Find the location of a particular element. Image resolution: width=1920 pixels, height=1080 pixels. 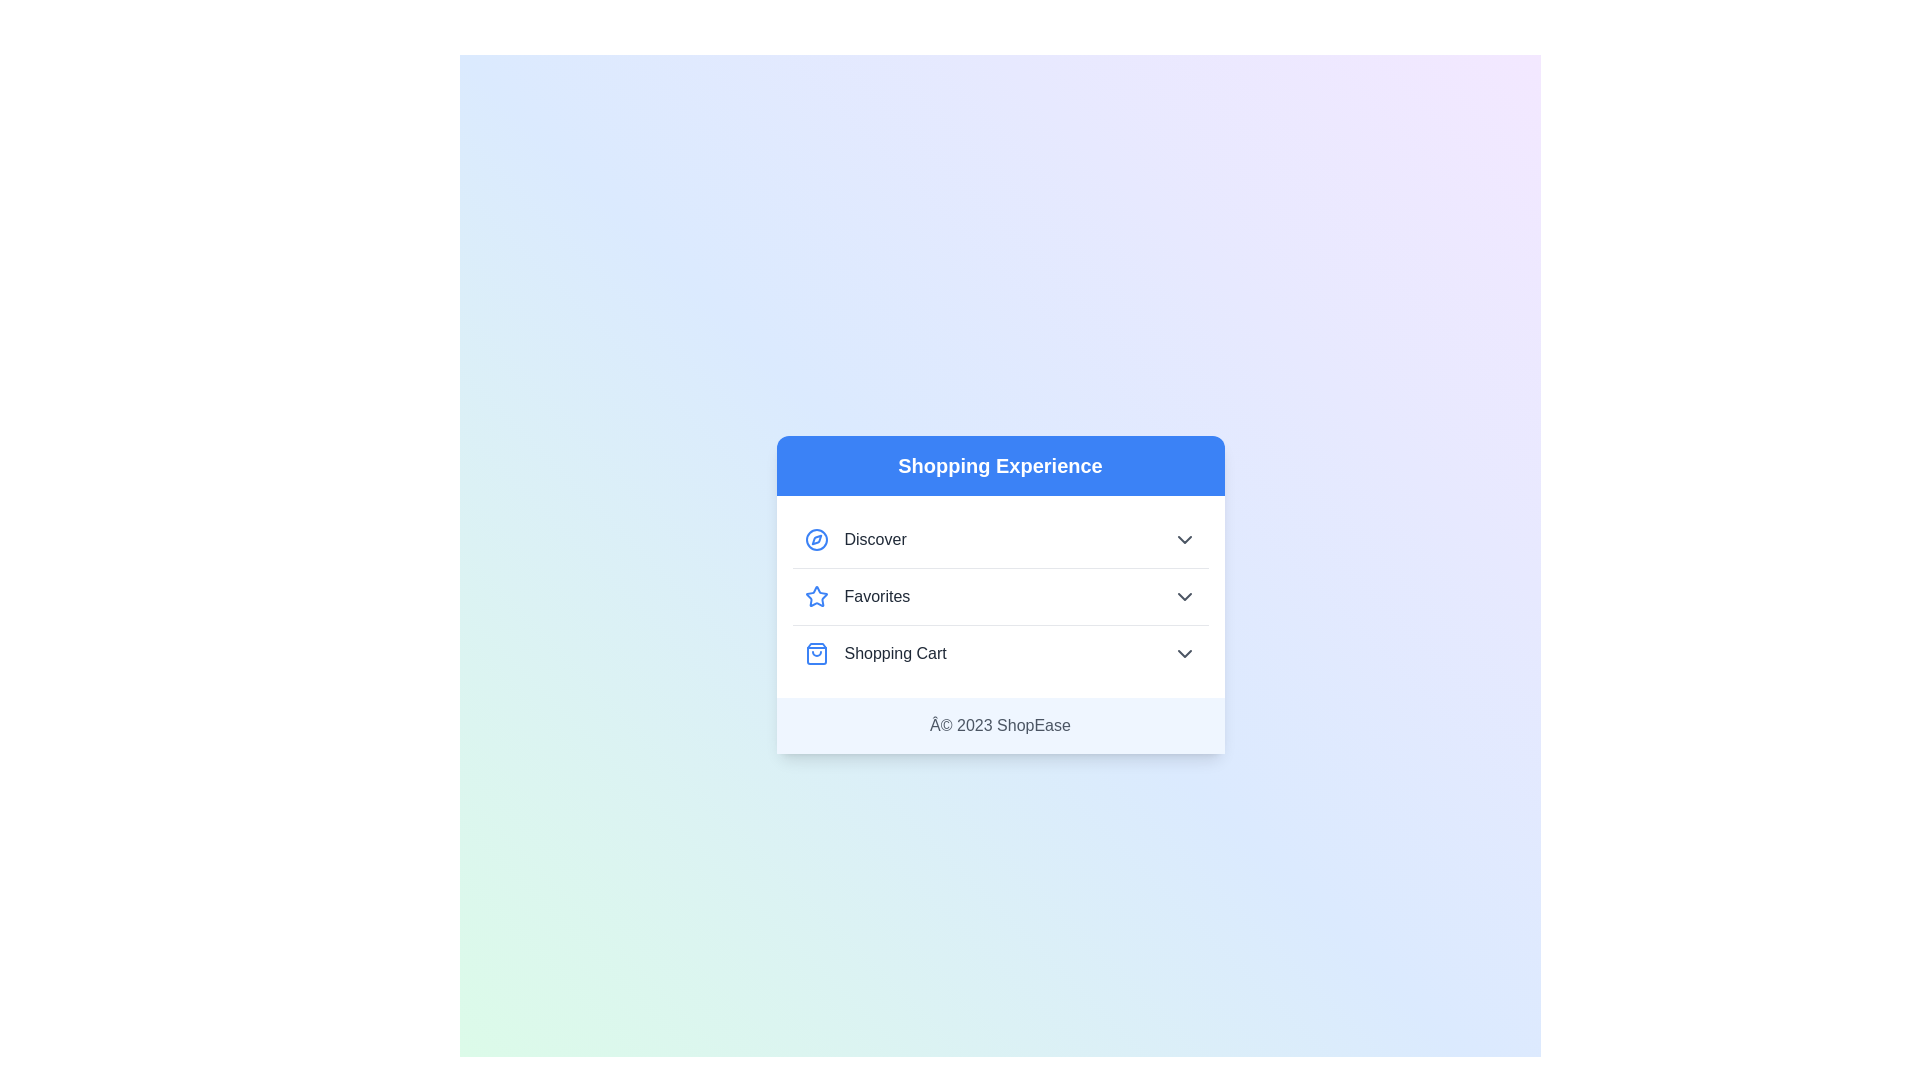

the icon next to the category Discover is located at coordinates (816, 540).